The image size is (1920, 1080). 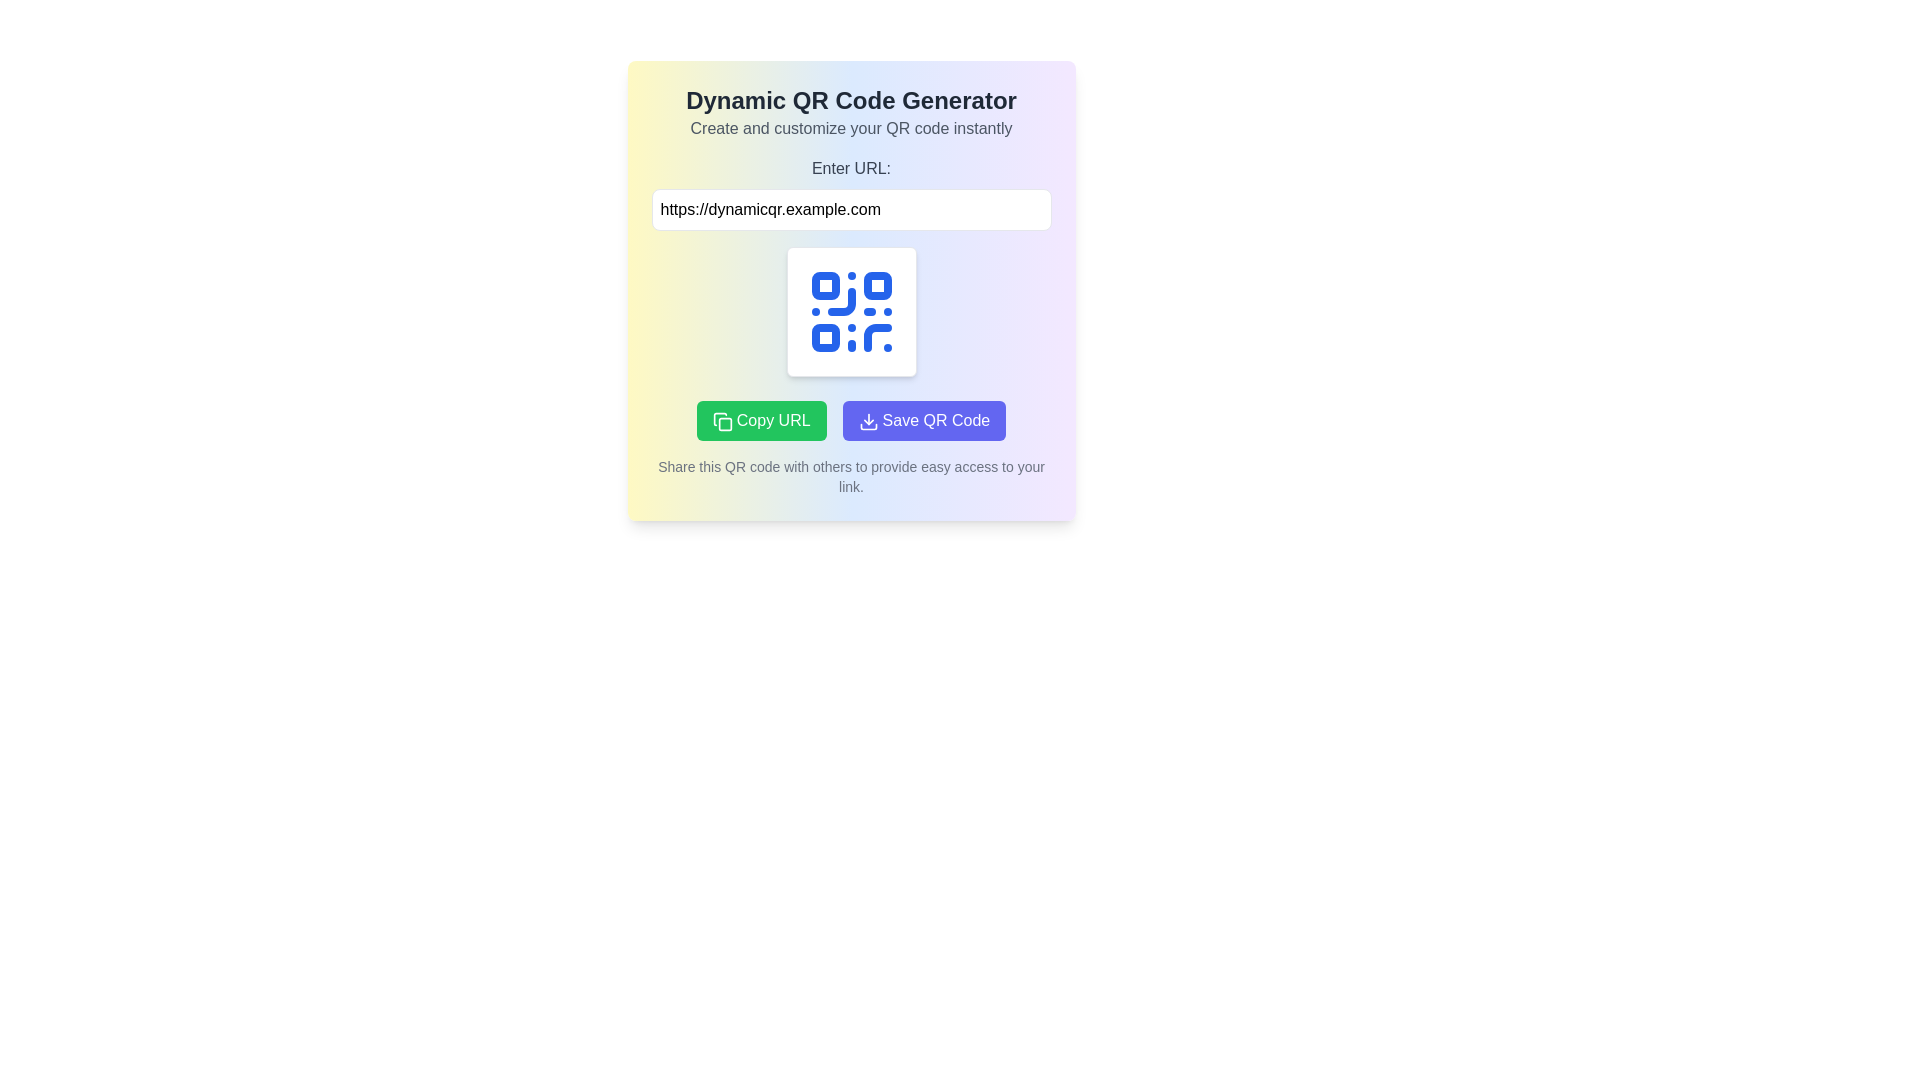 What do you see at coordinates (851, 209) in the screenshot?
I see `the text input field located directly beneath the label 'Enter URL:' to set focus for editing` at bounding box center [851, 209].